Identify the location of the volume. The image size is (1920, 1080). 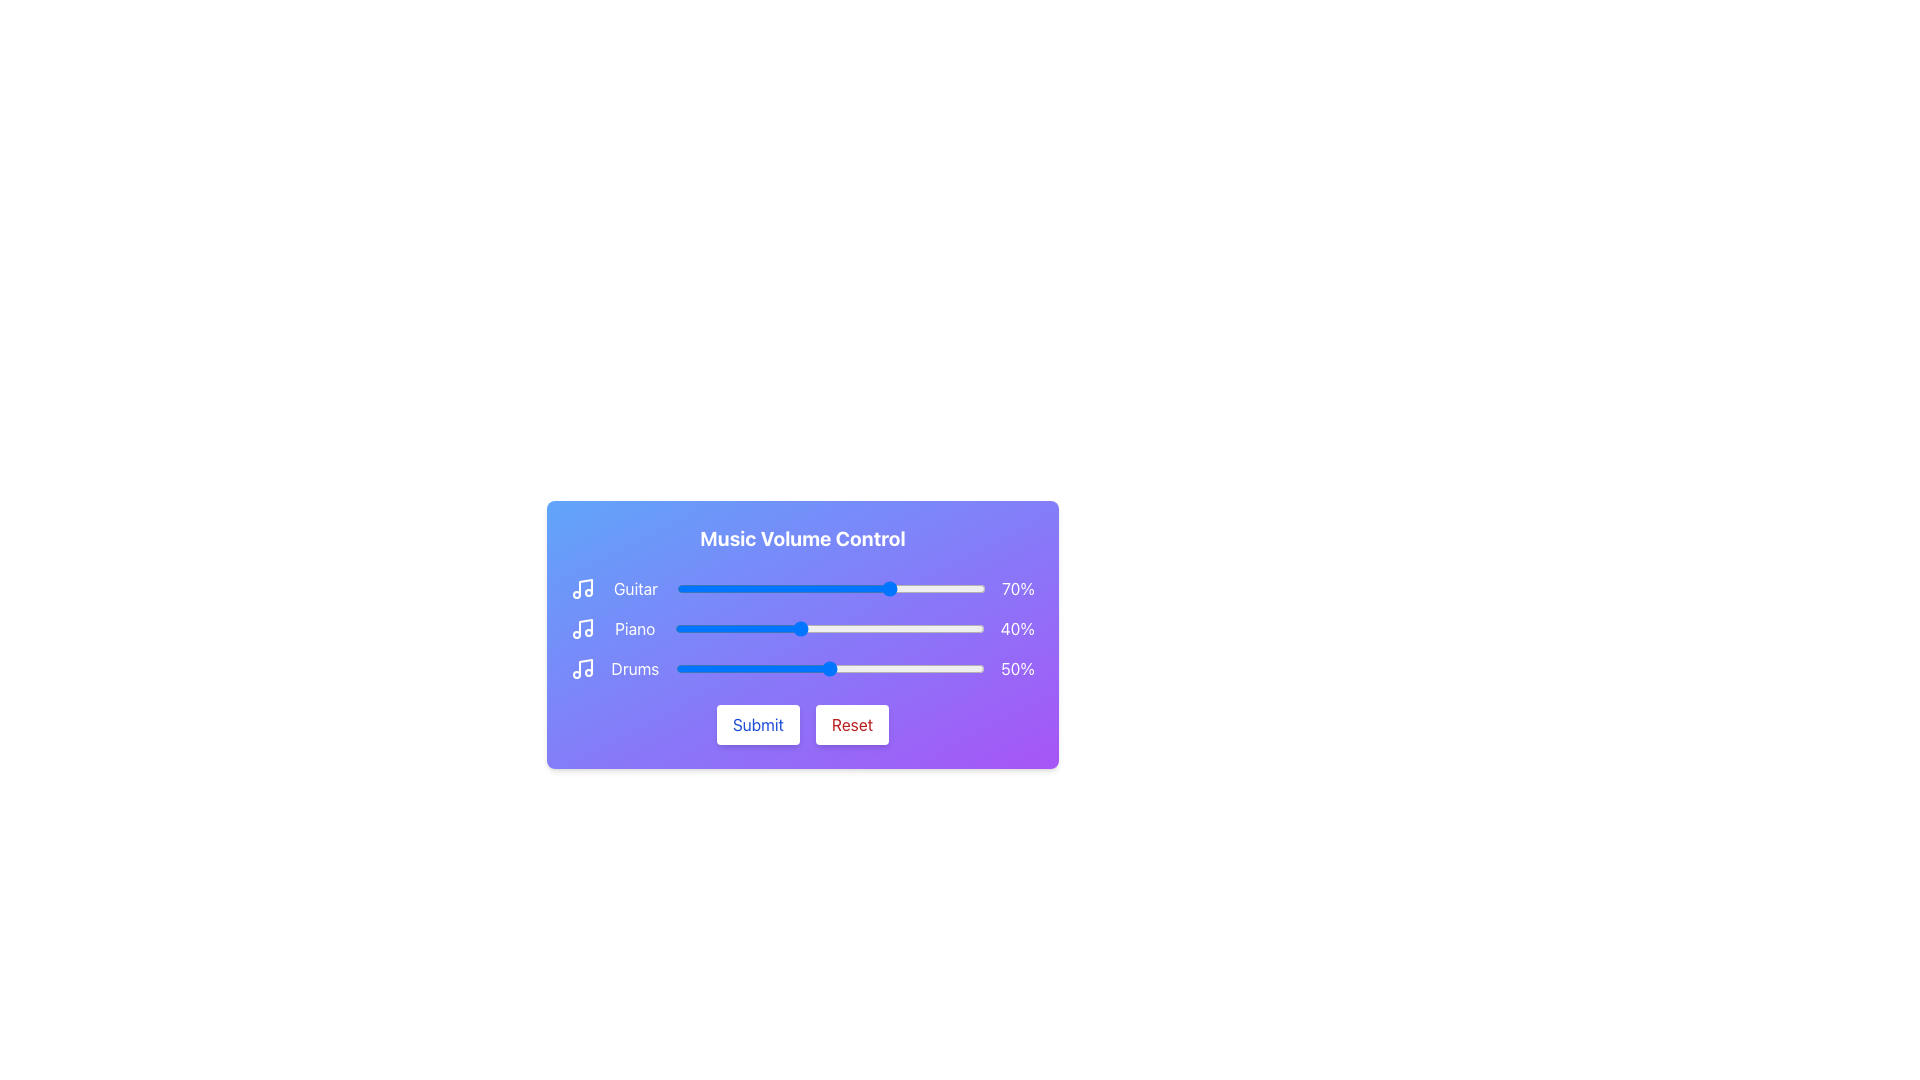
(833, 668).